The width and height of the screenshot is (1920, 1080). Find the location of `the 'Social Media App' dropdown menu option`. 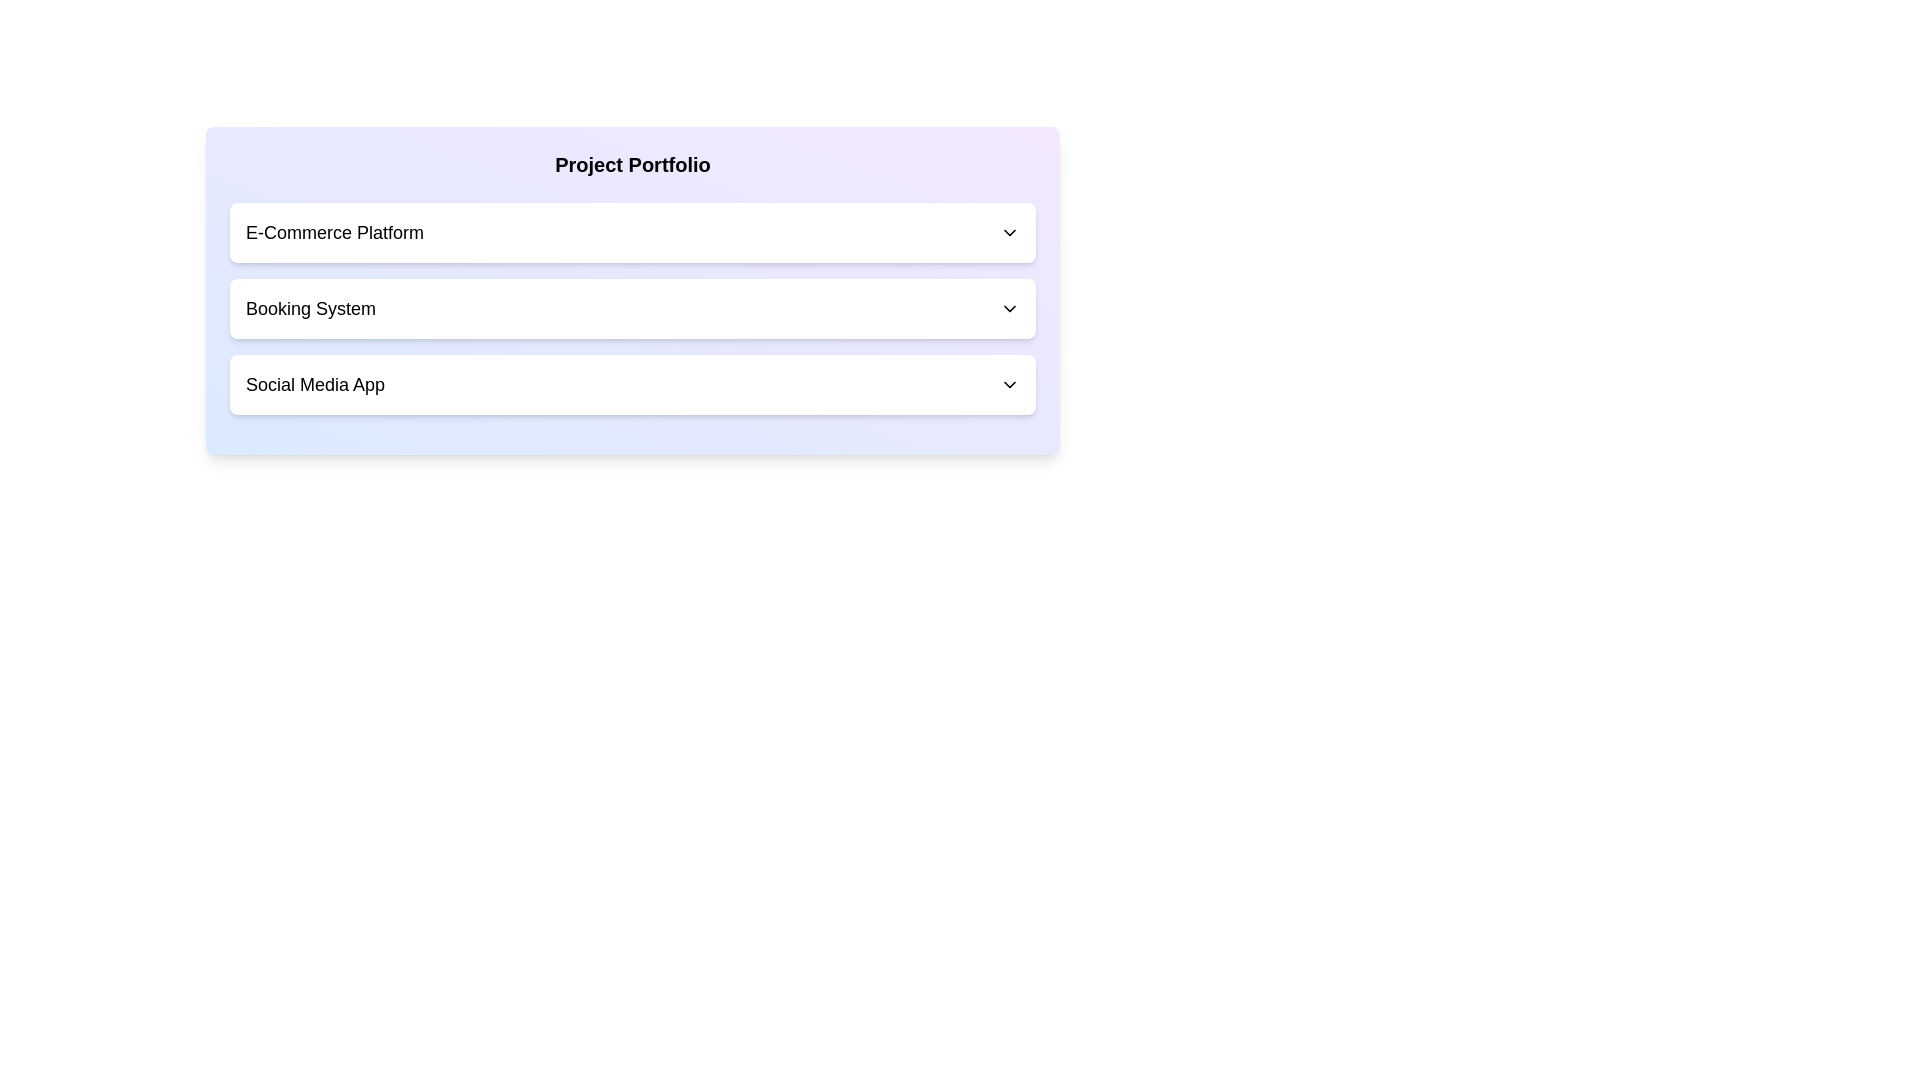

the 'Social Media App' dropdown menu option is located at coordinates (632, 385).